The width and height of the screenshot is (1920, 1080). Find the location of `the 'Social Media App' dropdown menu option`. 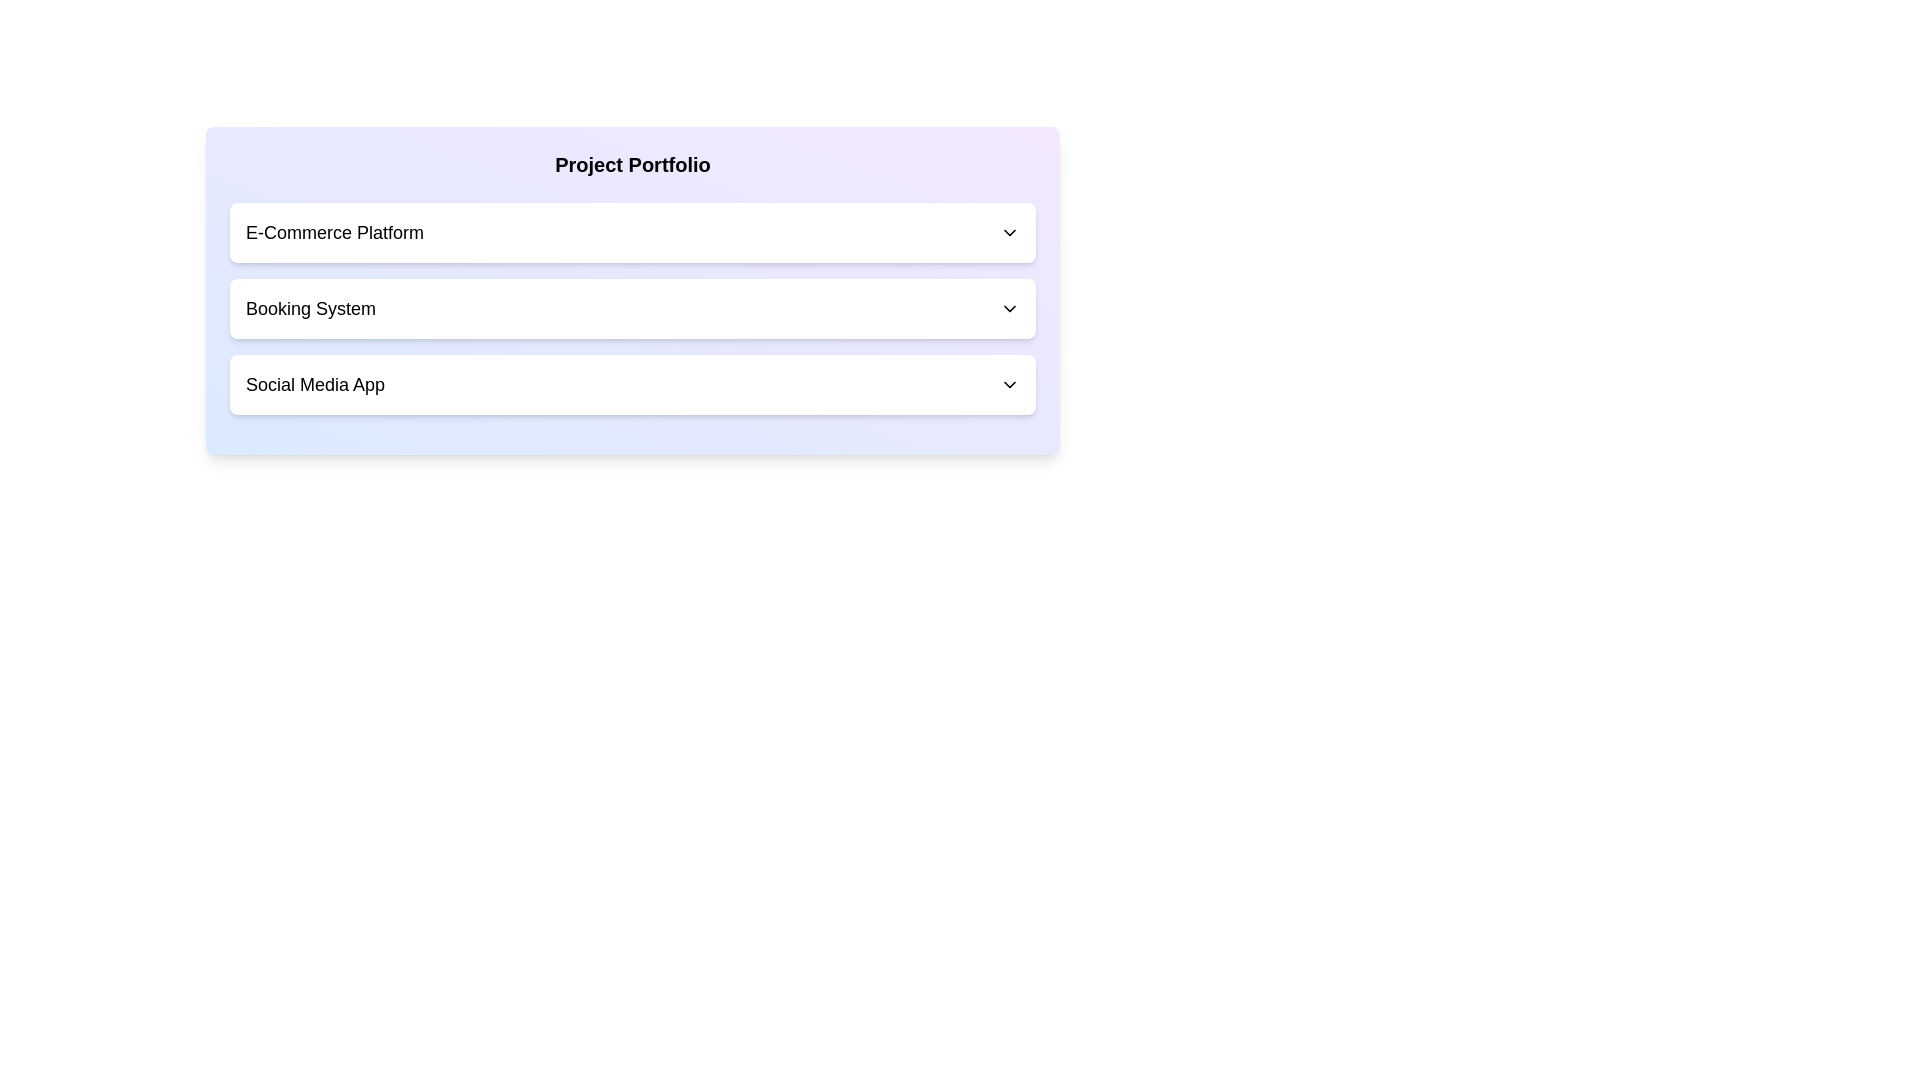

the 'Social Media App' dropdown menu option is located at coordinates (632, 385).